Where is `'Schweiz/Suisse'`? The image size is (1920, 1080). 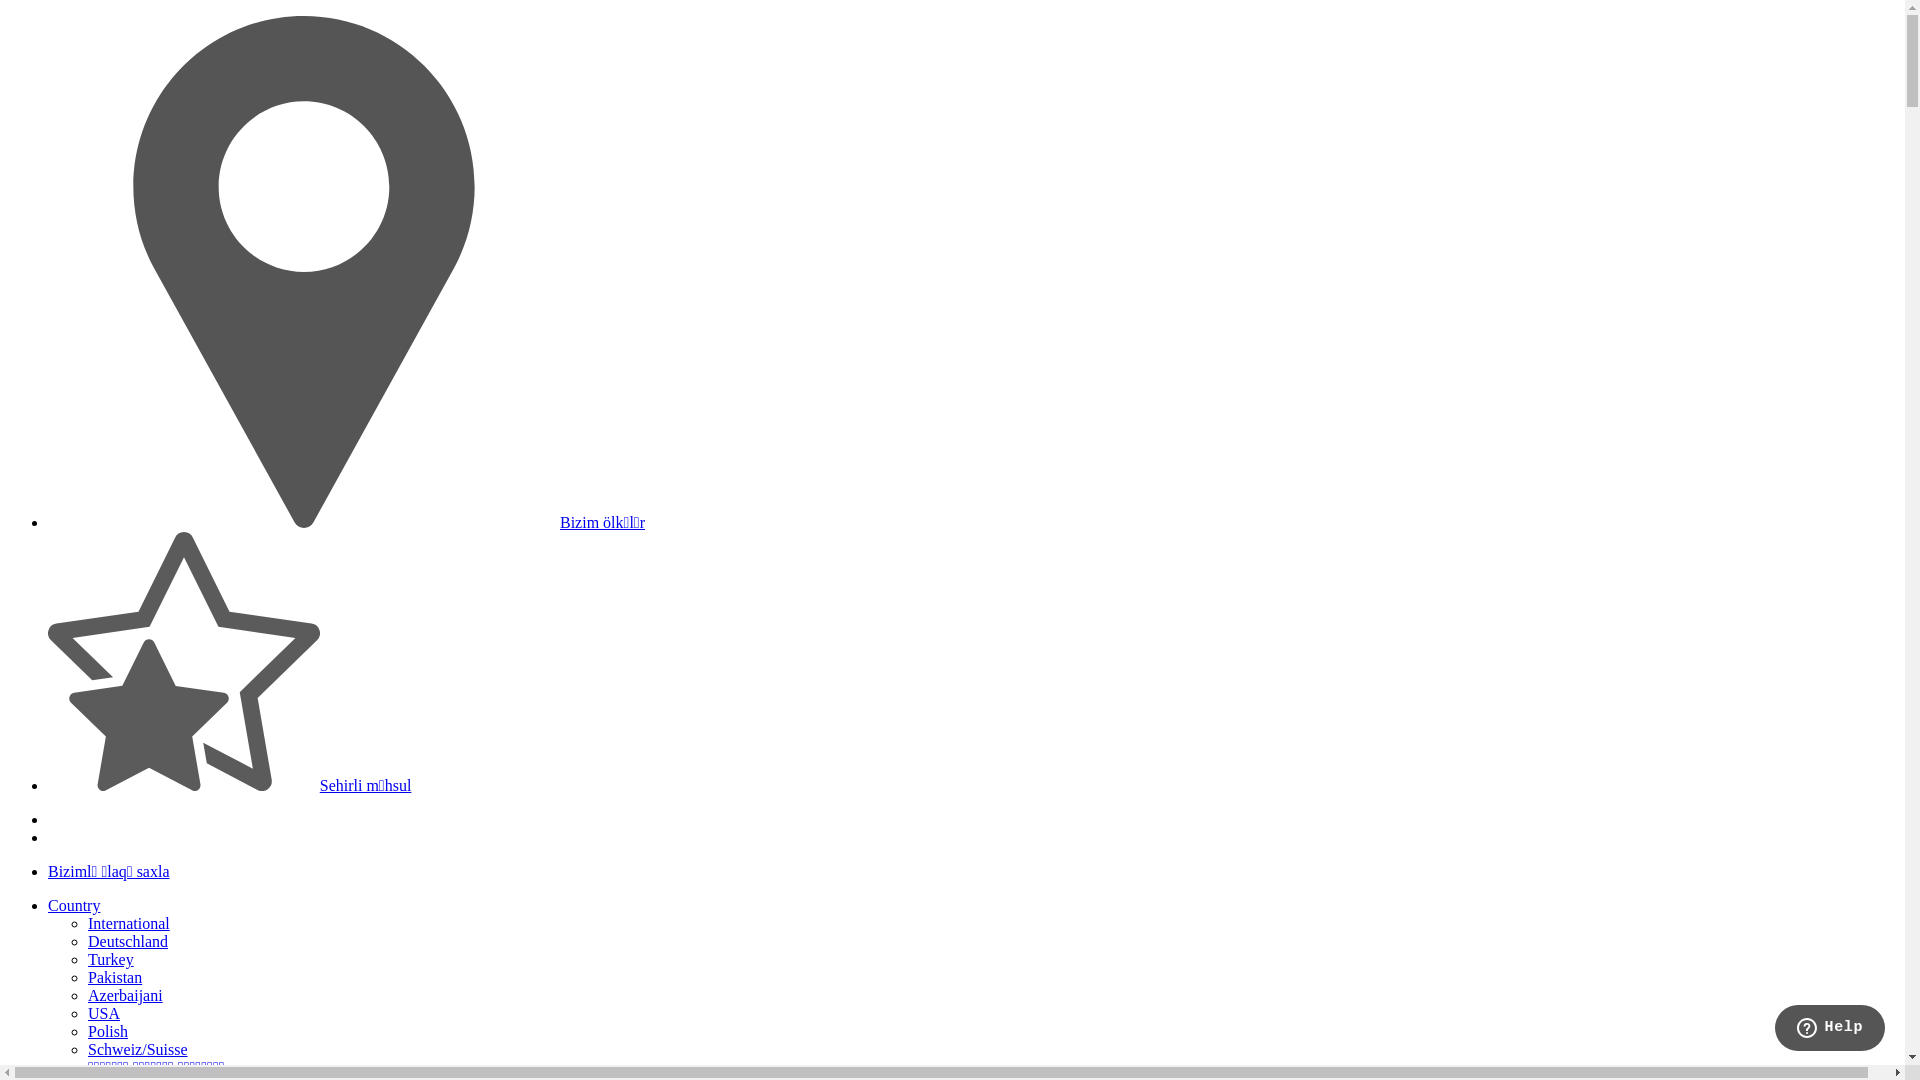 'Schweiz/Suisse' is located at coordinates (137, 1048).